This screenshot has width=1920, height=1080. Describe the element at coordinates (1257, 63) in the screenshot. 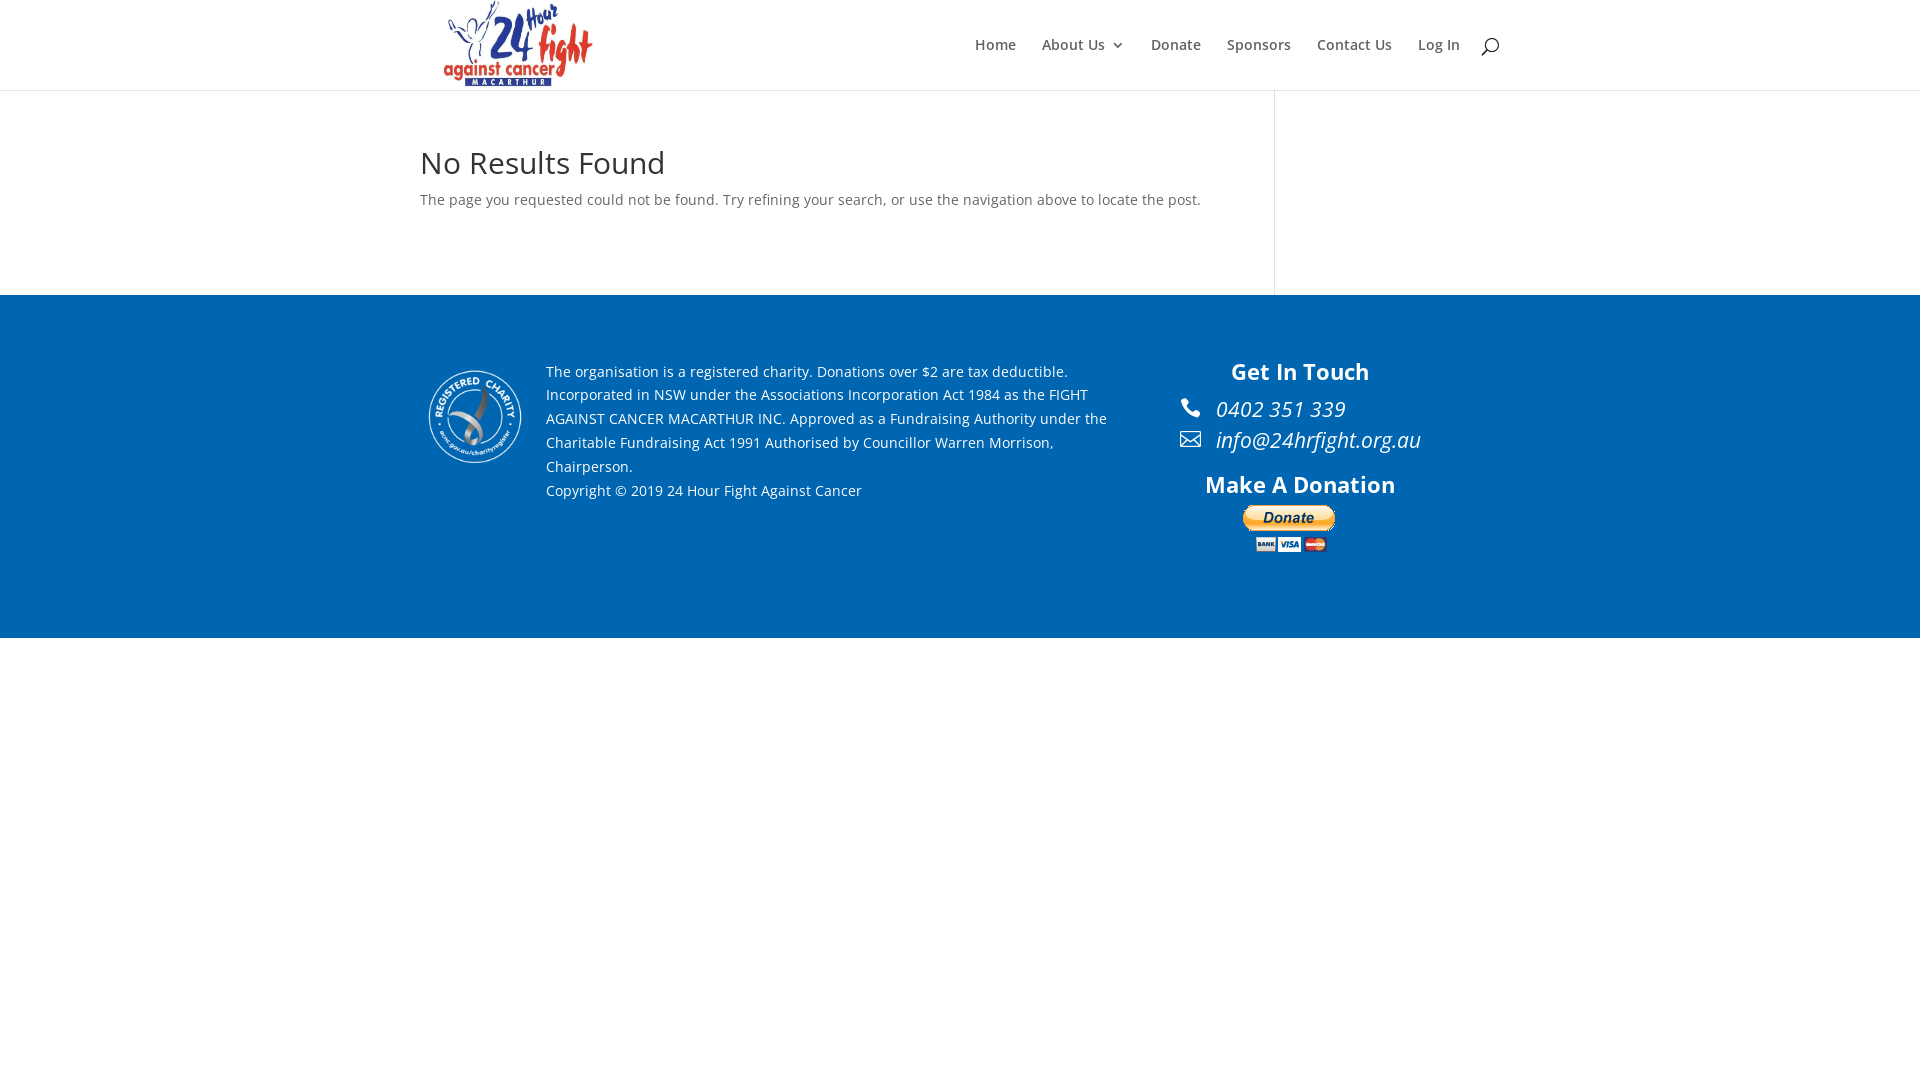

I see `'Sponsors'` at that location.